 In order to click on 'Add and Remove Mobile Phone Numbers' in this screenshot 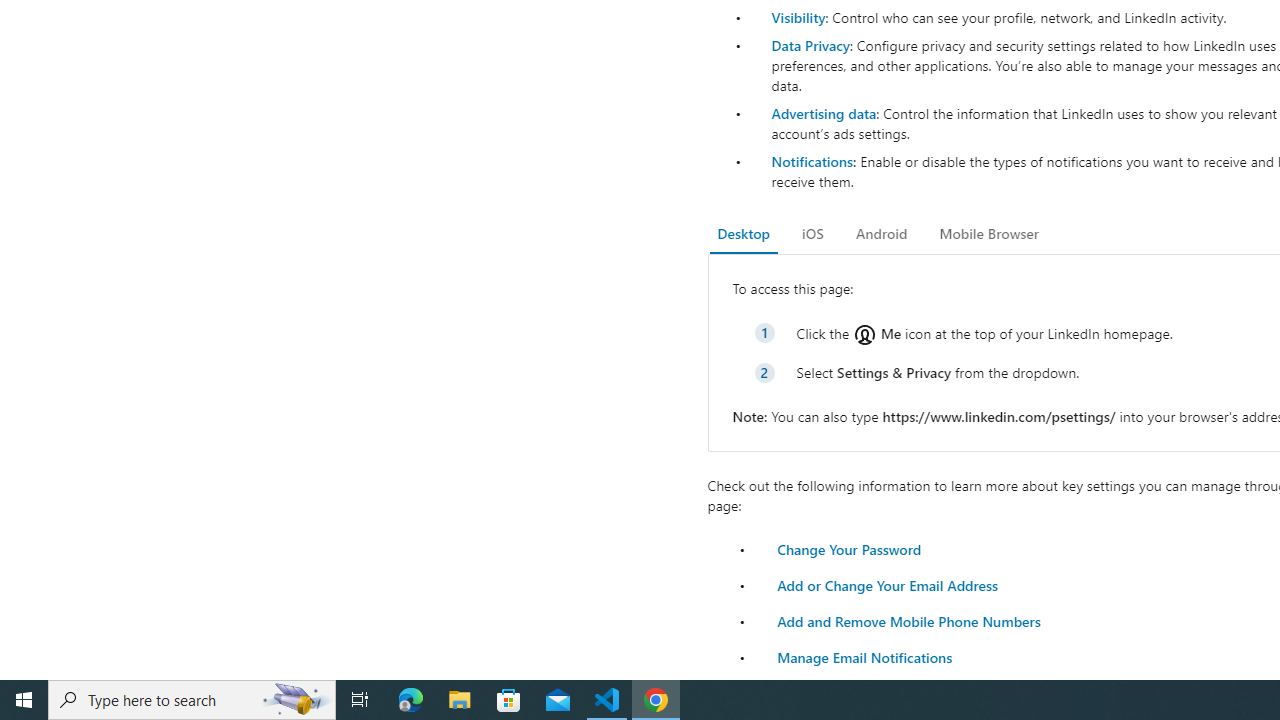, I will do `click(907, 620)`.